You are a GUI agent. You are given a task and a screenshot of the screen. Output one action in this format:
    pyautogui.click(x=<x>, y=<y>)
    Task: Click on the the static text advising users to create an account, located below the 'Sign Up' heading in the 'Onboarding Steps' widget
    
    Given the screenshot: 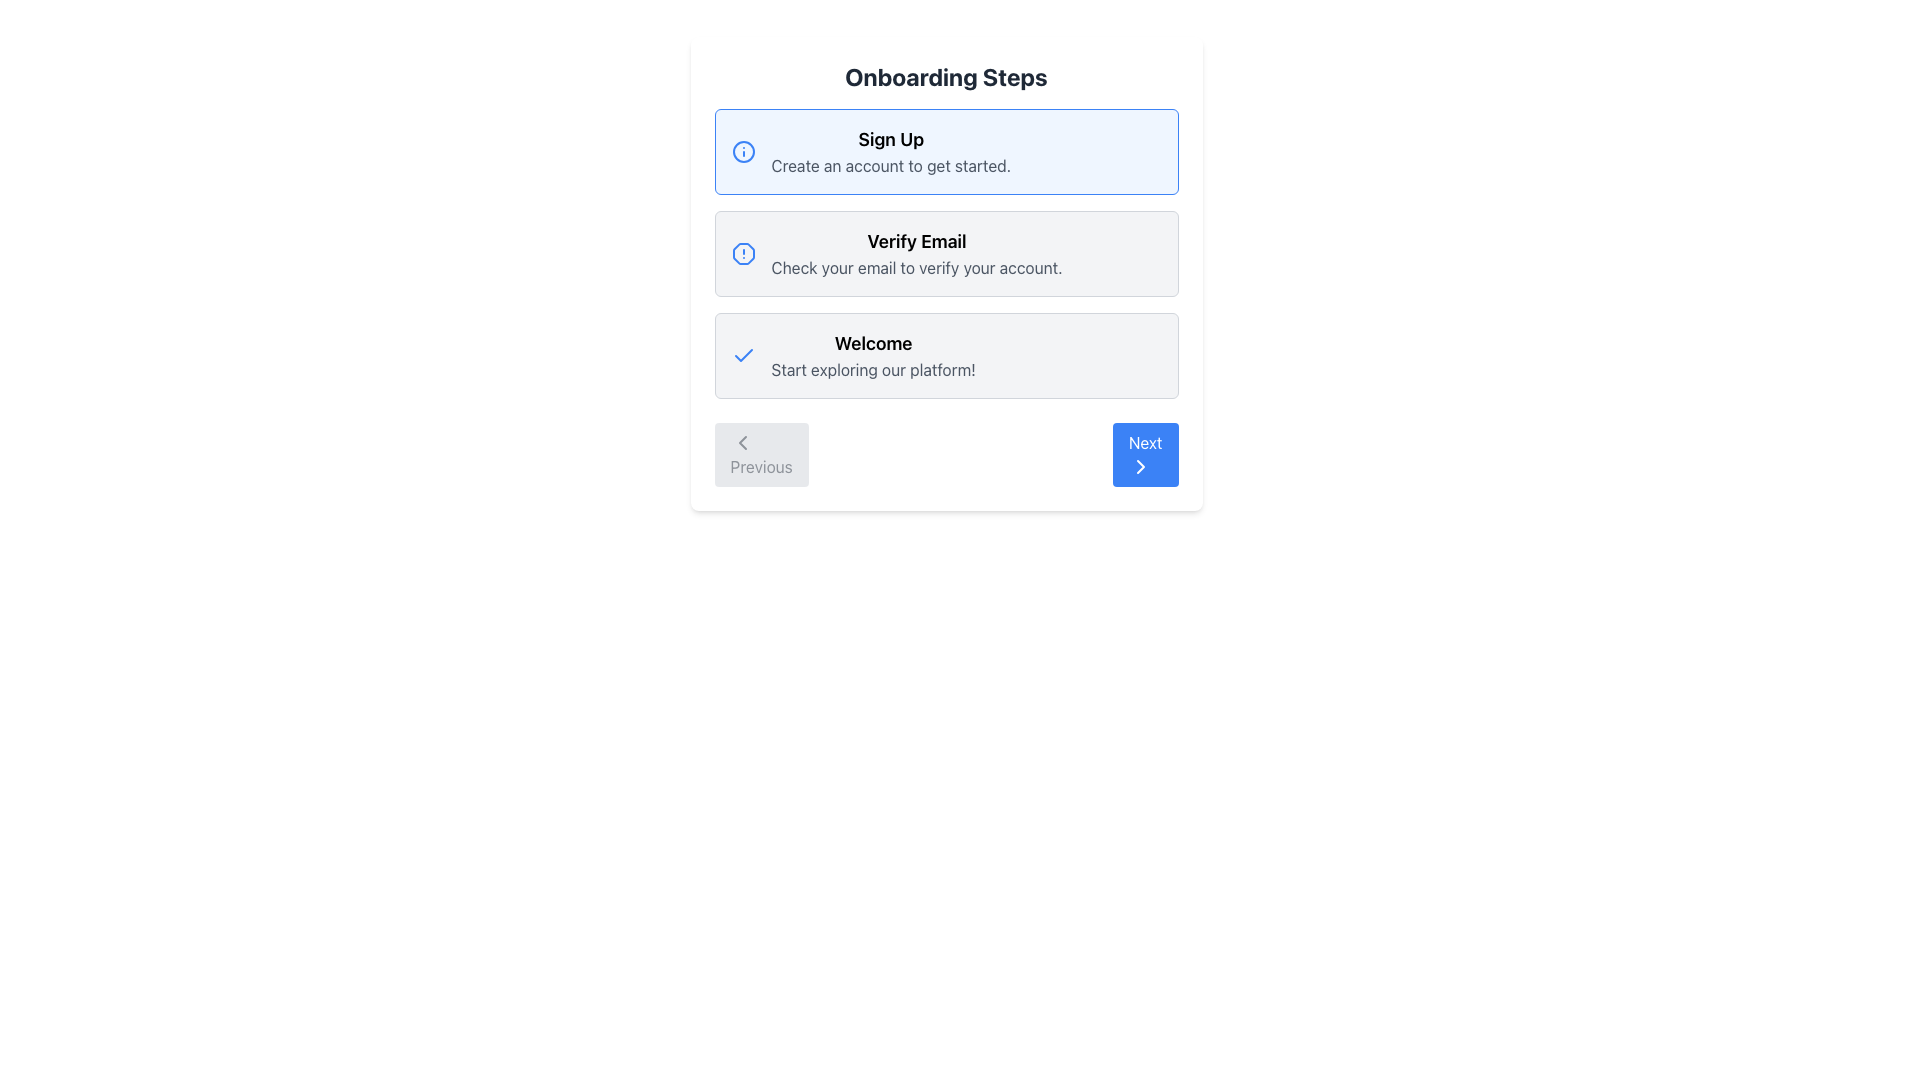 What is the action you would take?
    pyautogui.click(x=890, y=164)
    